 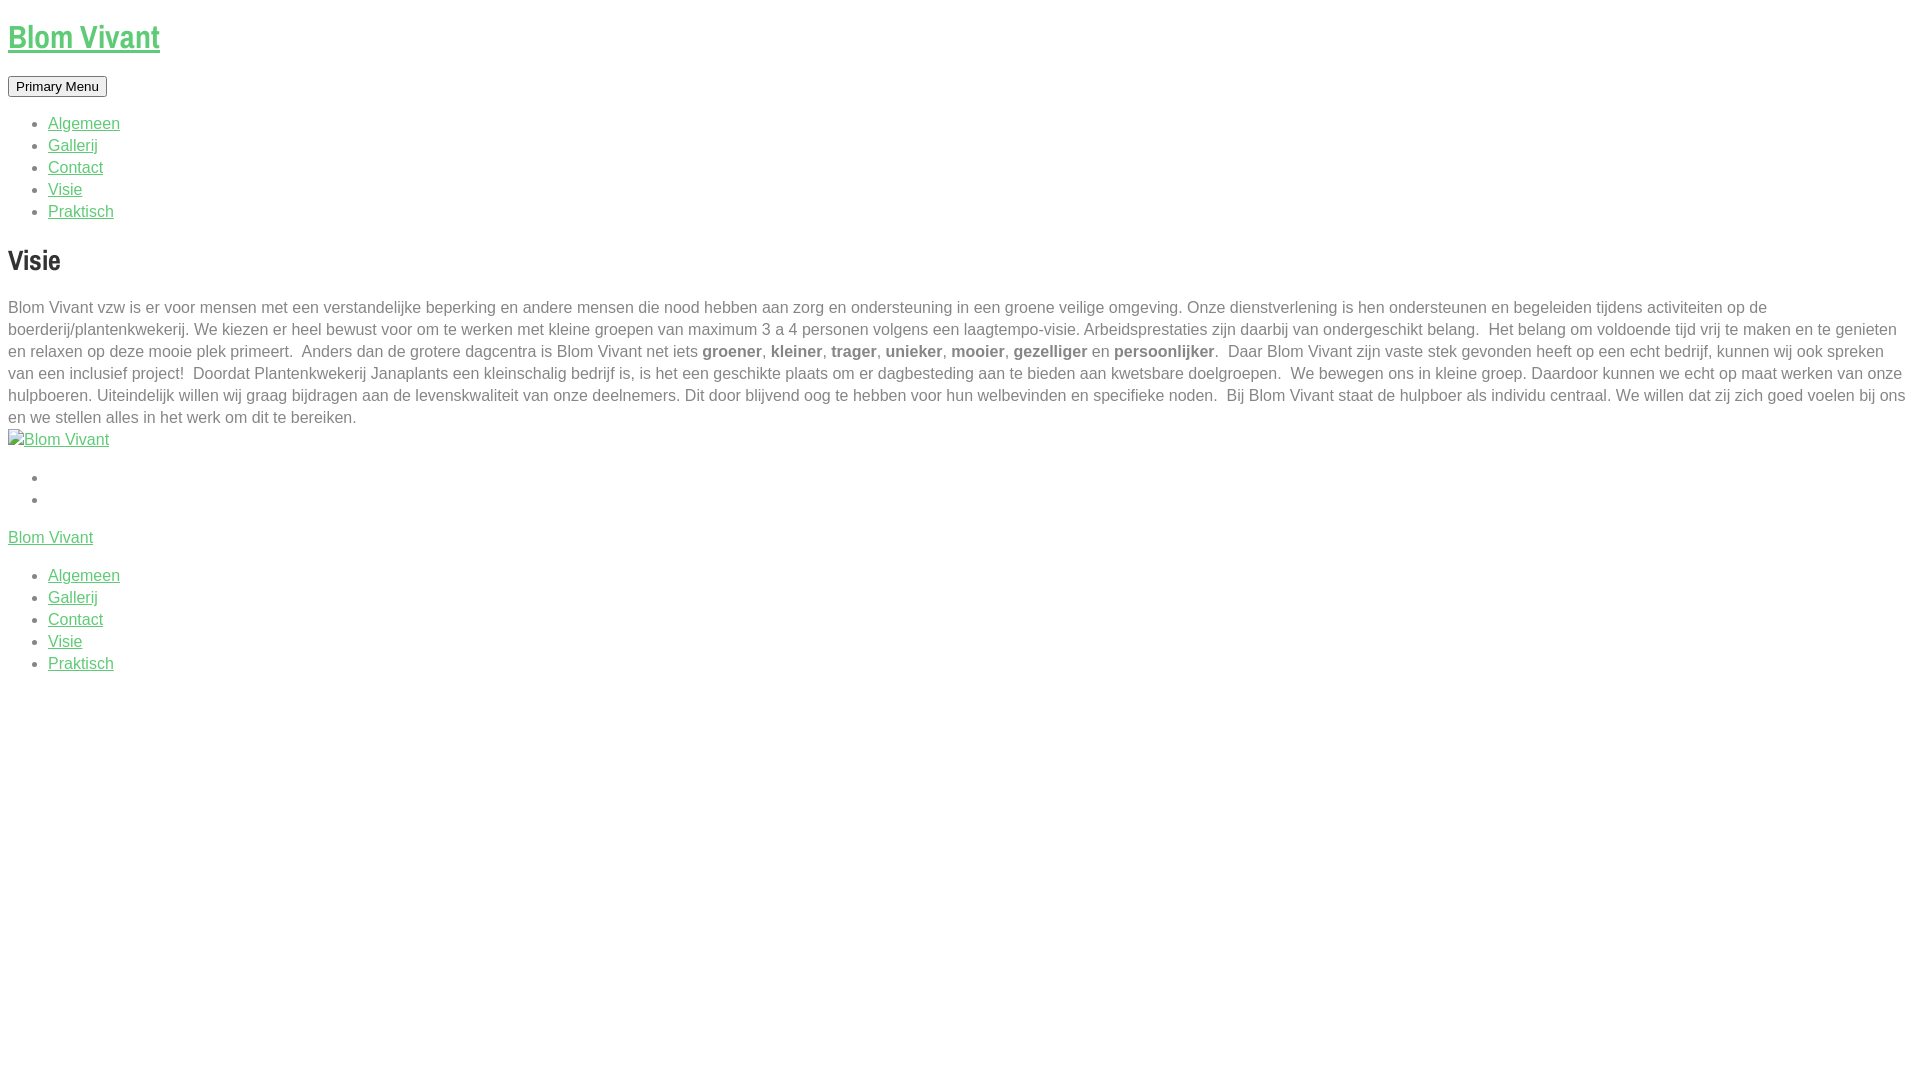 What do you see at coordinates (48, 144) in the screenshot?
I see `'Gallerij'` at bounding box center [48, 144].